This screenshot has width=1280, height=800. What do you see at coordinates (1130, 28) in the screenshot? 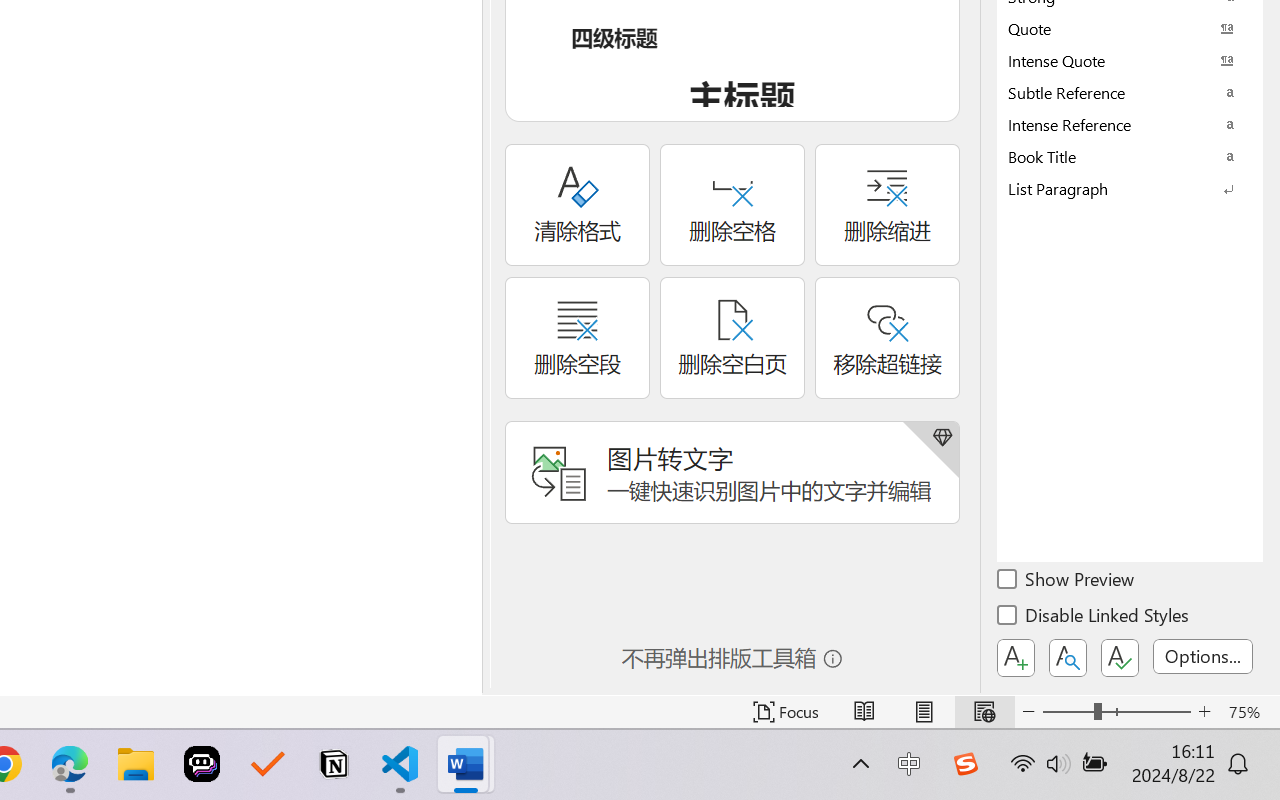
I see `'Quote'` at bounding box center [1130, 28].